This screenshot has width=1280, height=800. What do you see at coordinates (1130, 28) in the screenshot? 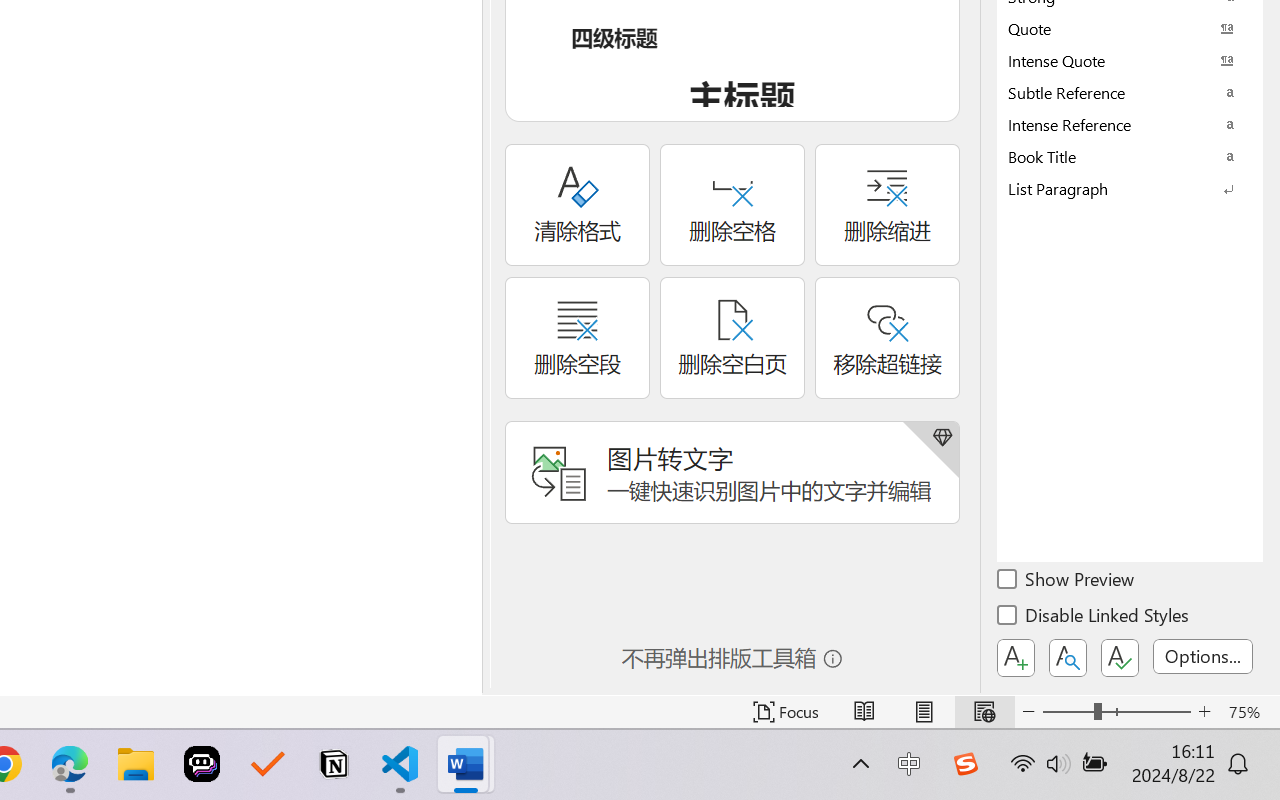
I see `'Quote'` at bounding box center [1130, 28].